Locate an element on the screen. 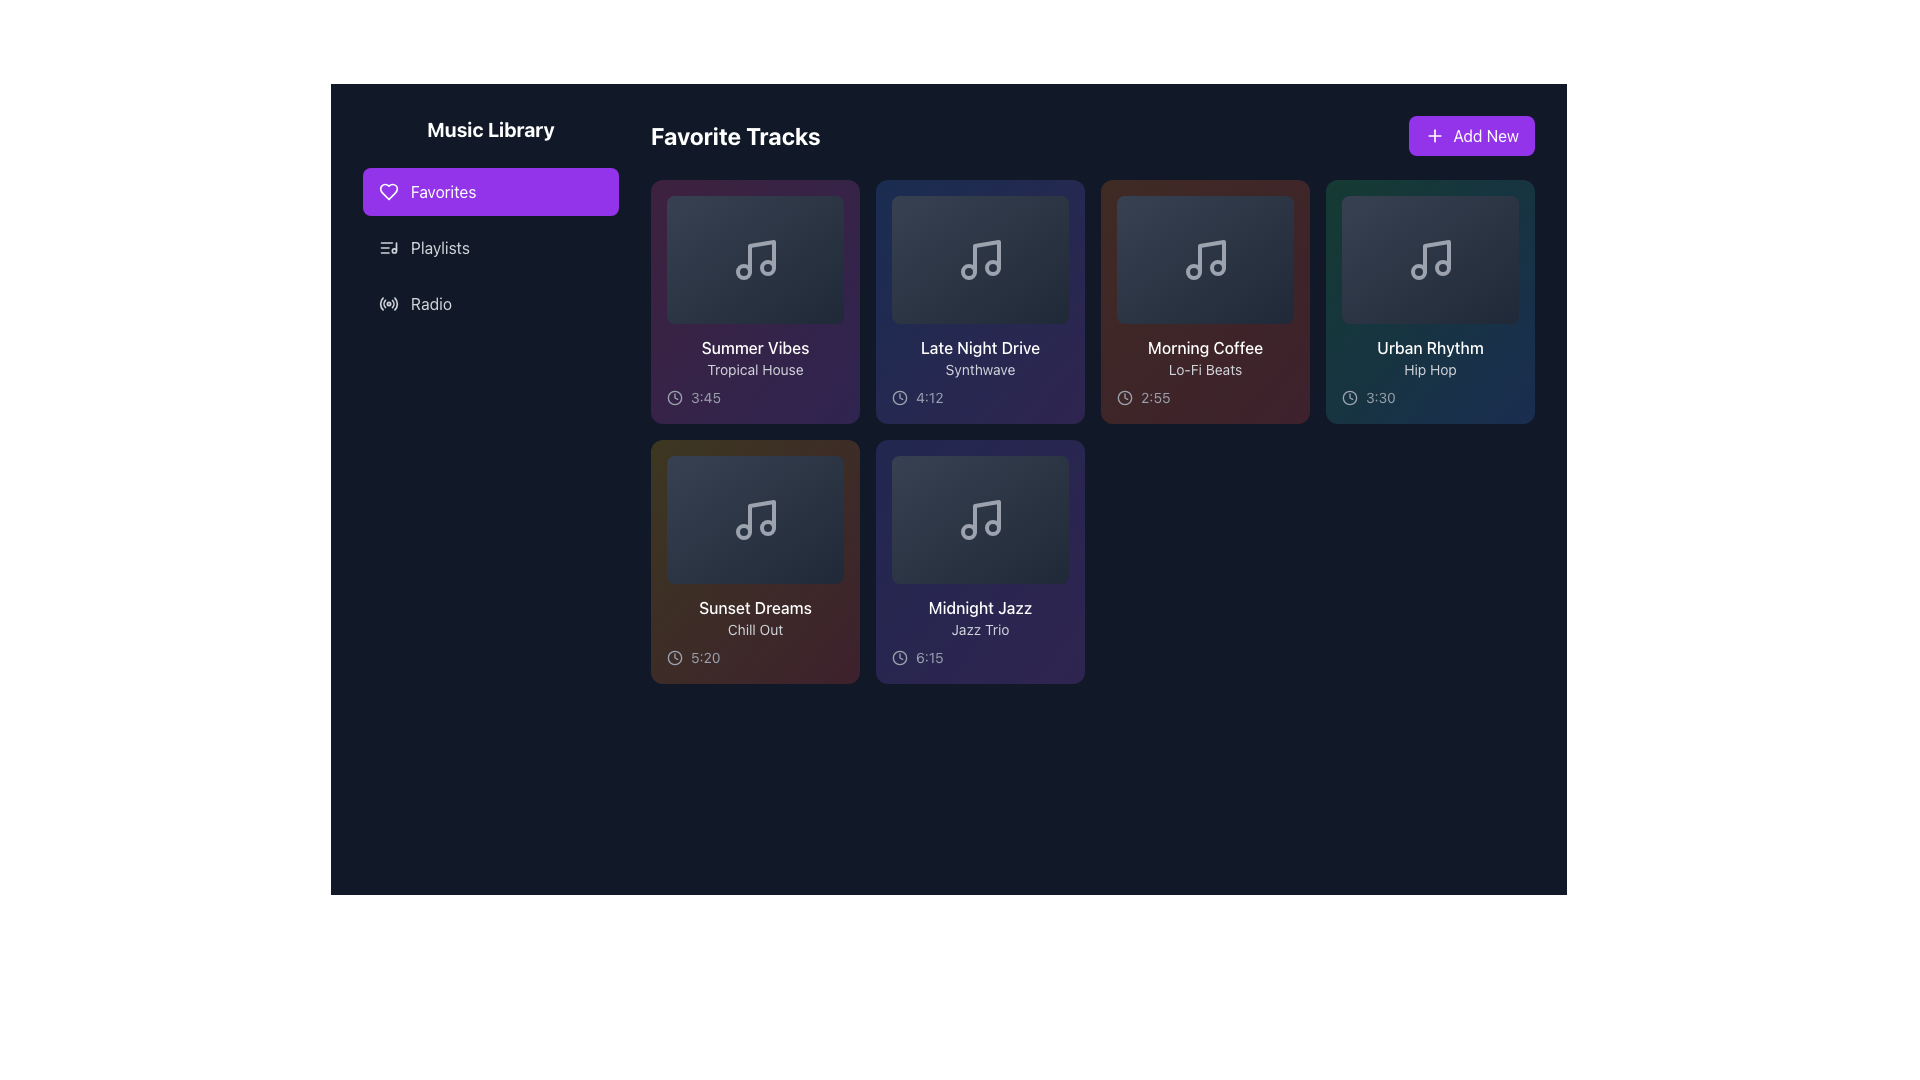  the vertical line within the music note visualization in the 'Midnight Jazz' card located in the last row, second column of the 'Favorite Tracks' grid is located at coordinates (986, 515).